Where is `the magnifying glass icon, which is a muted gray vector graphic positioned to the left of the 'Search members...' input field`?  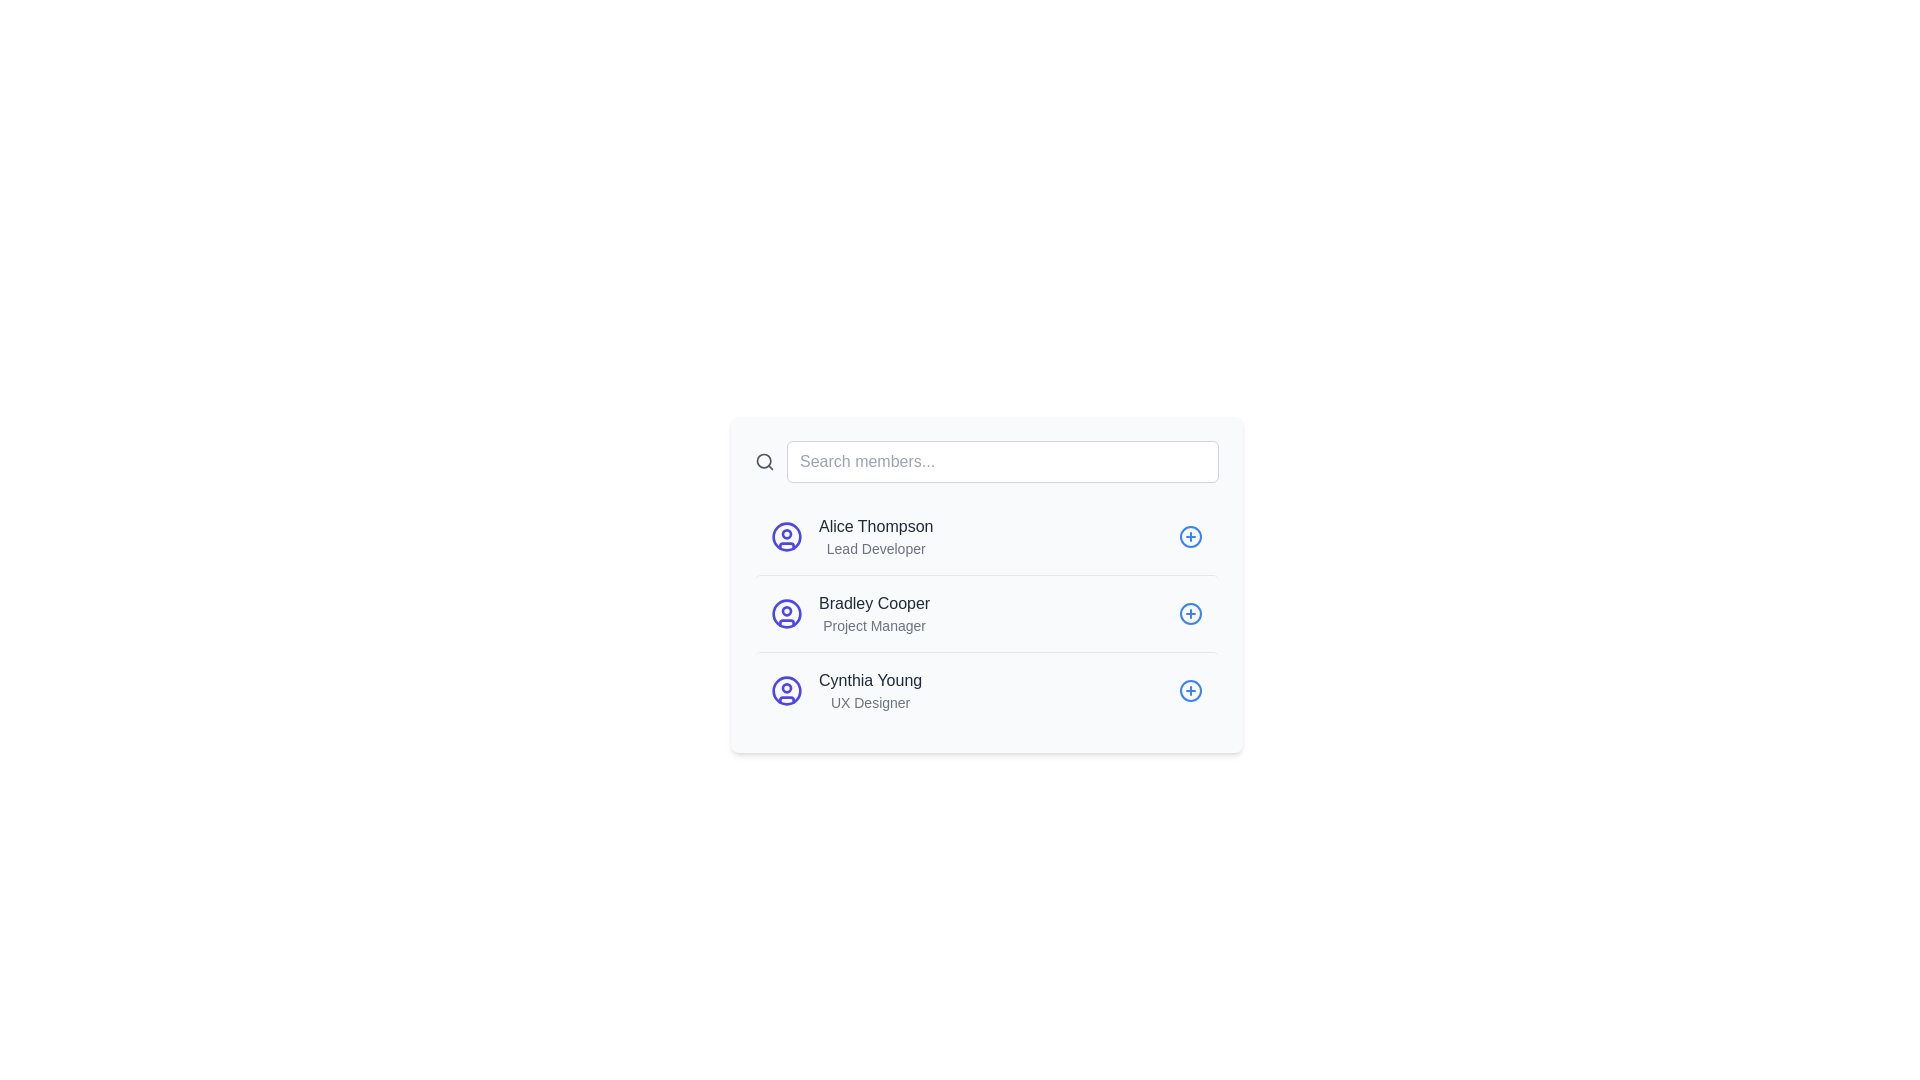 the magnifying glass icon, which is a muted gray vector graphic positioned to the left of the 'Search members...' input field is located at coordinates (763, 462).